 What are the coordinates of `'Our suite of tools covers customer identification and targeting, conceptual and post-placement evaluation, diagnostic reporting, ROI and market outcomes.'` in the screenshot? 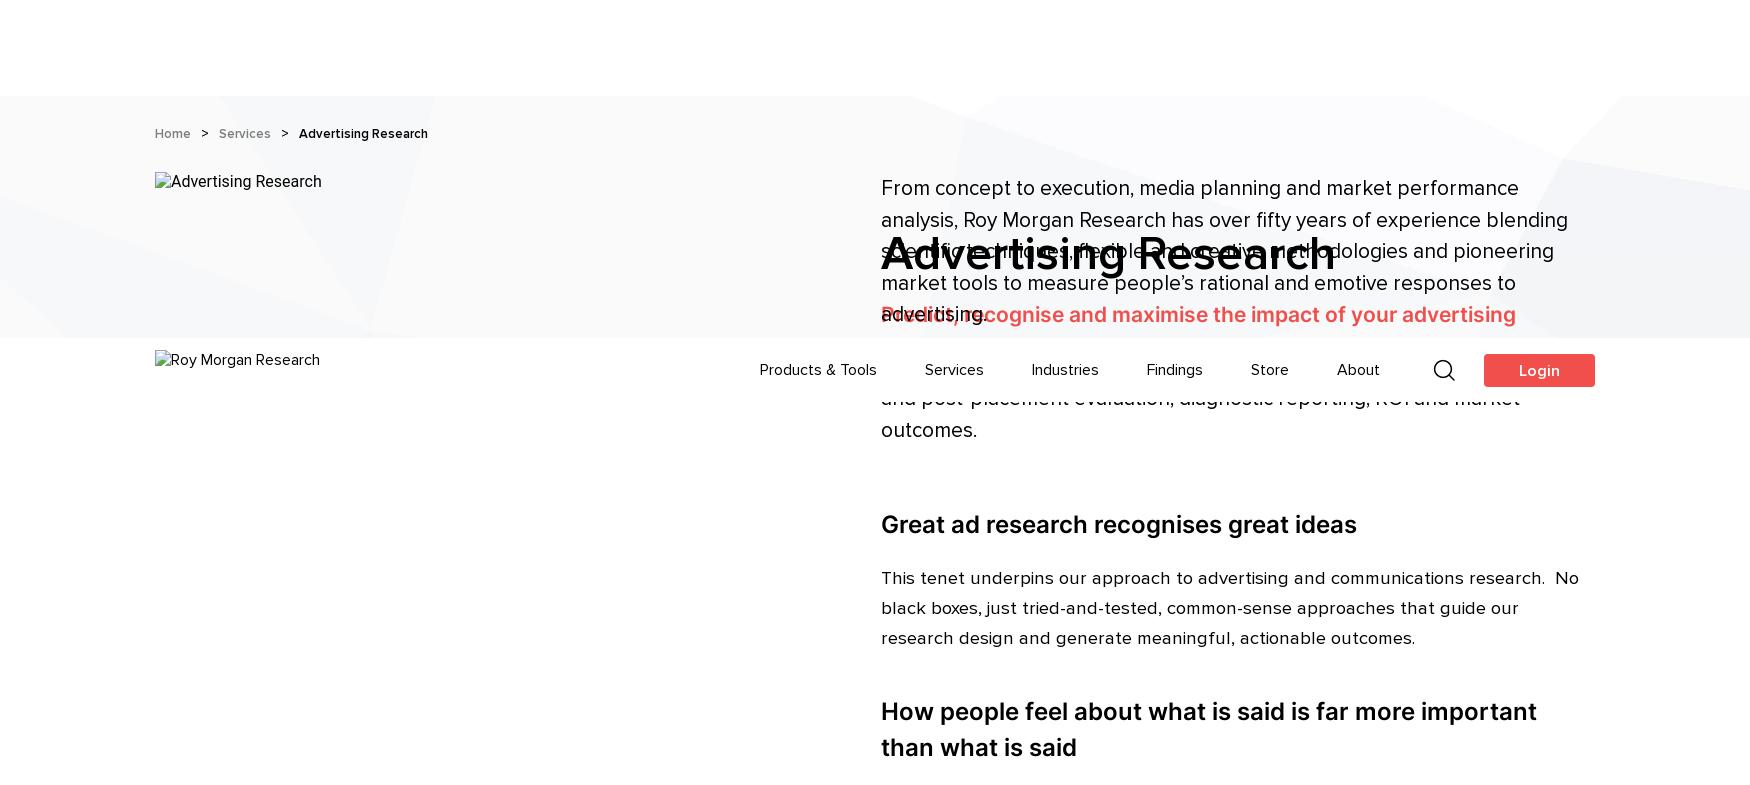 It's located at (1224, 58).